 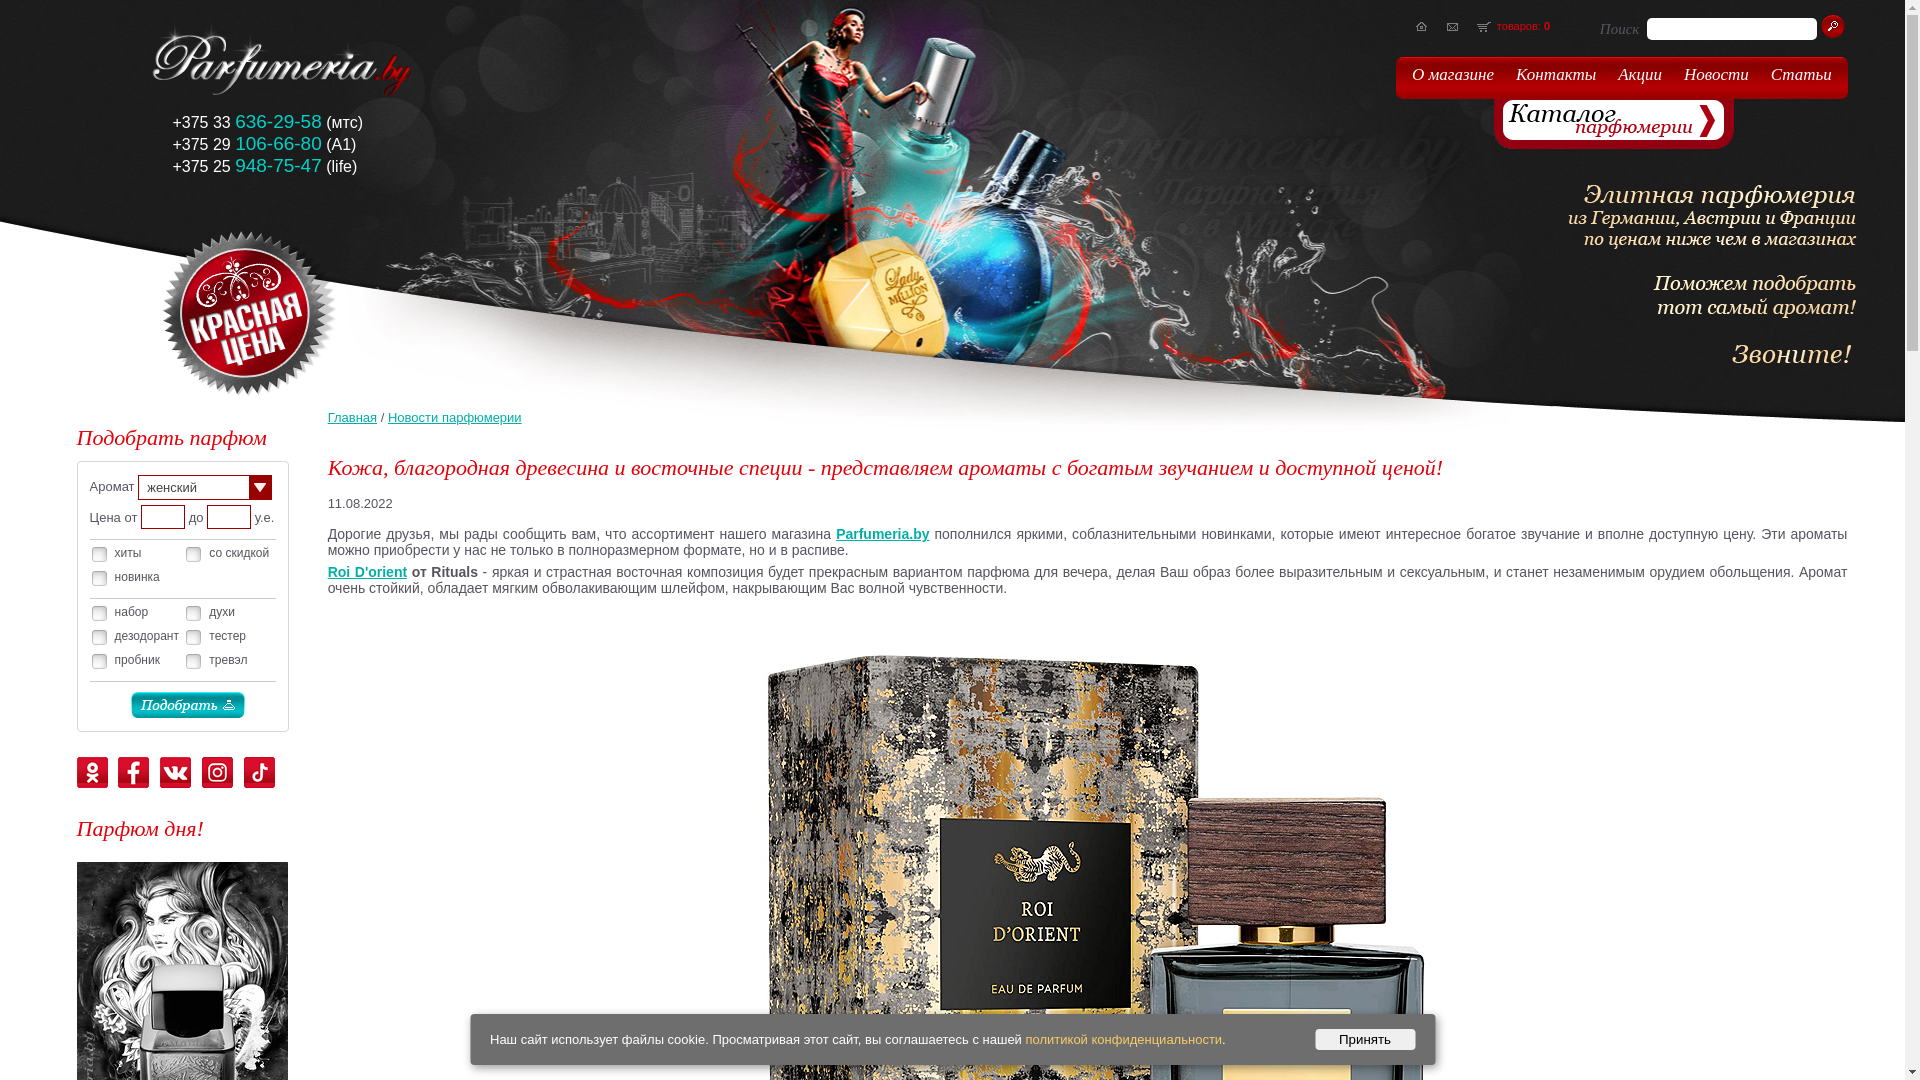 I want to click on 'Parfumeria.by', so click(x=835, y=532).